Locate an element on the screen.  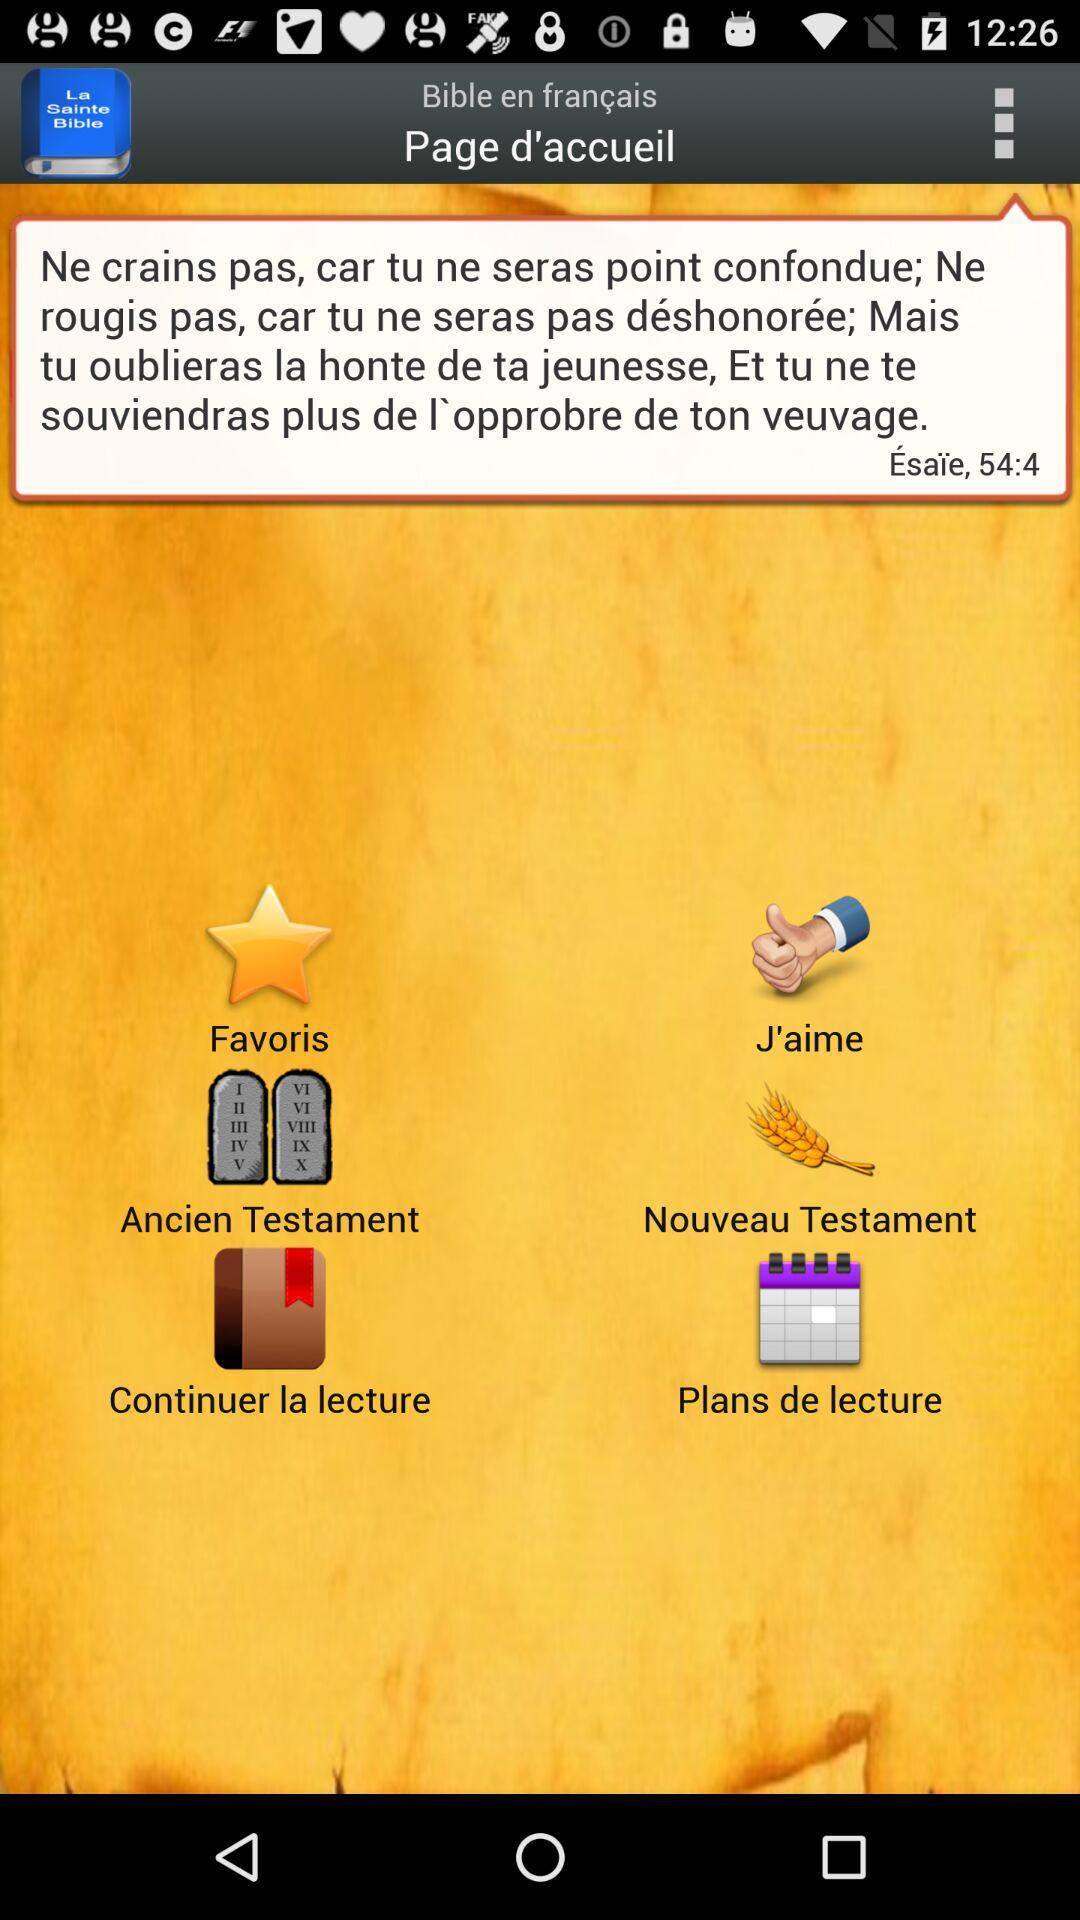
the date_range icon is located at coordinates (808, 1399).